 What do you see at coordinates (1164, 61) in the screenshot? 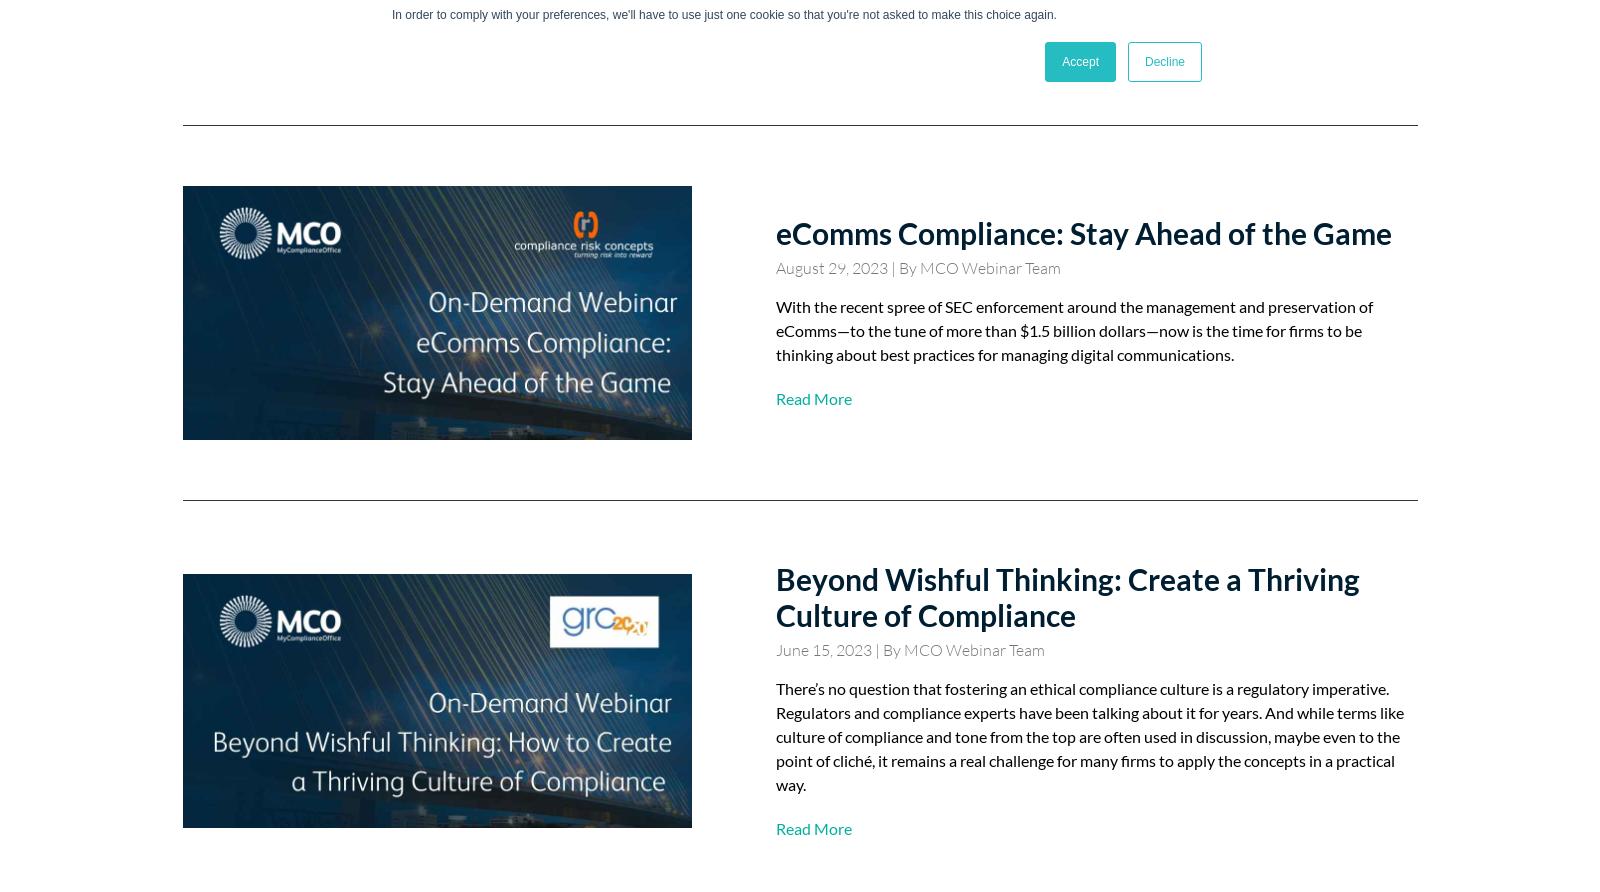
I see `'Decline'` at bounding box center [1164, 61].